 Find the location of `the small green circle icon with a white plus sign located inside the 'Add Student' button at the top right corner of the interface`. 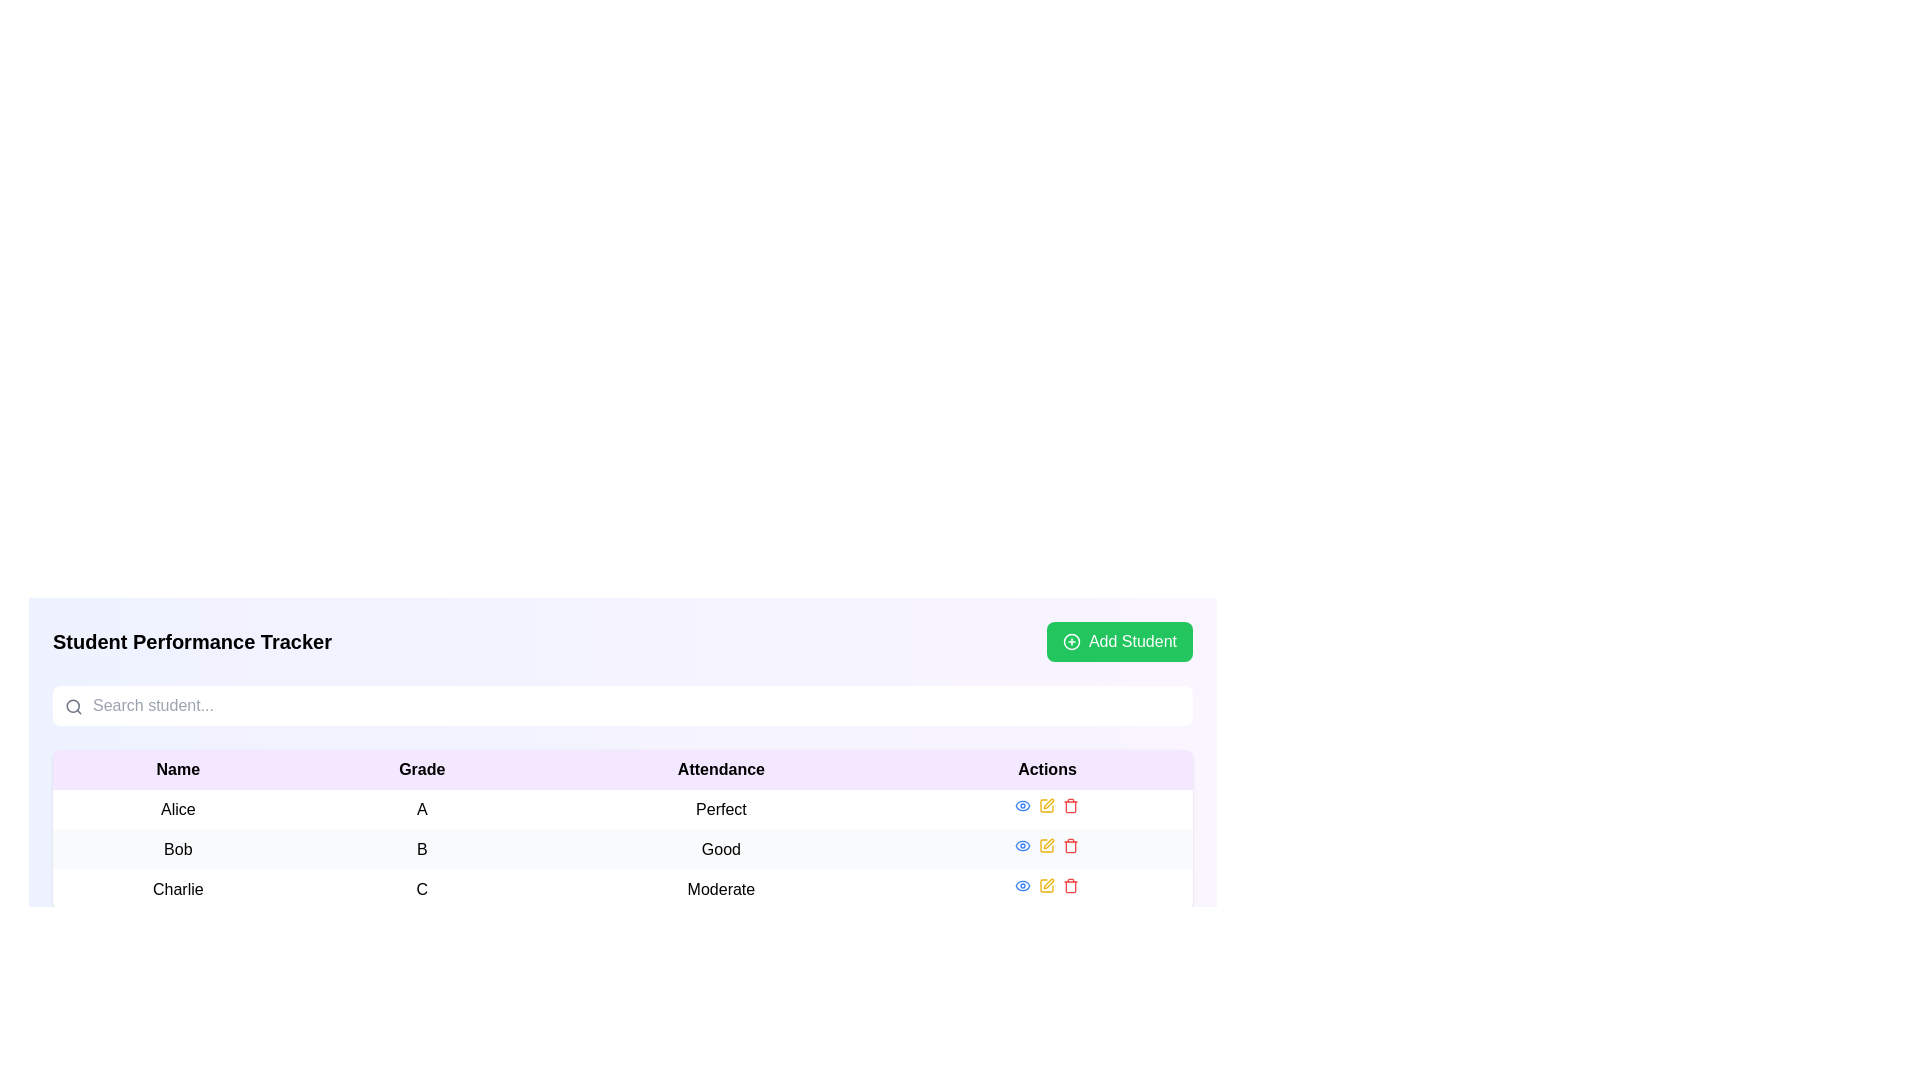

the small green circle icon with a white plus sign located inside the 'Add Student' button at the top right corner of the interface is located at coordinates (1070, 641).